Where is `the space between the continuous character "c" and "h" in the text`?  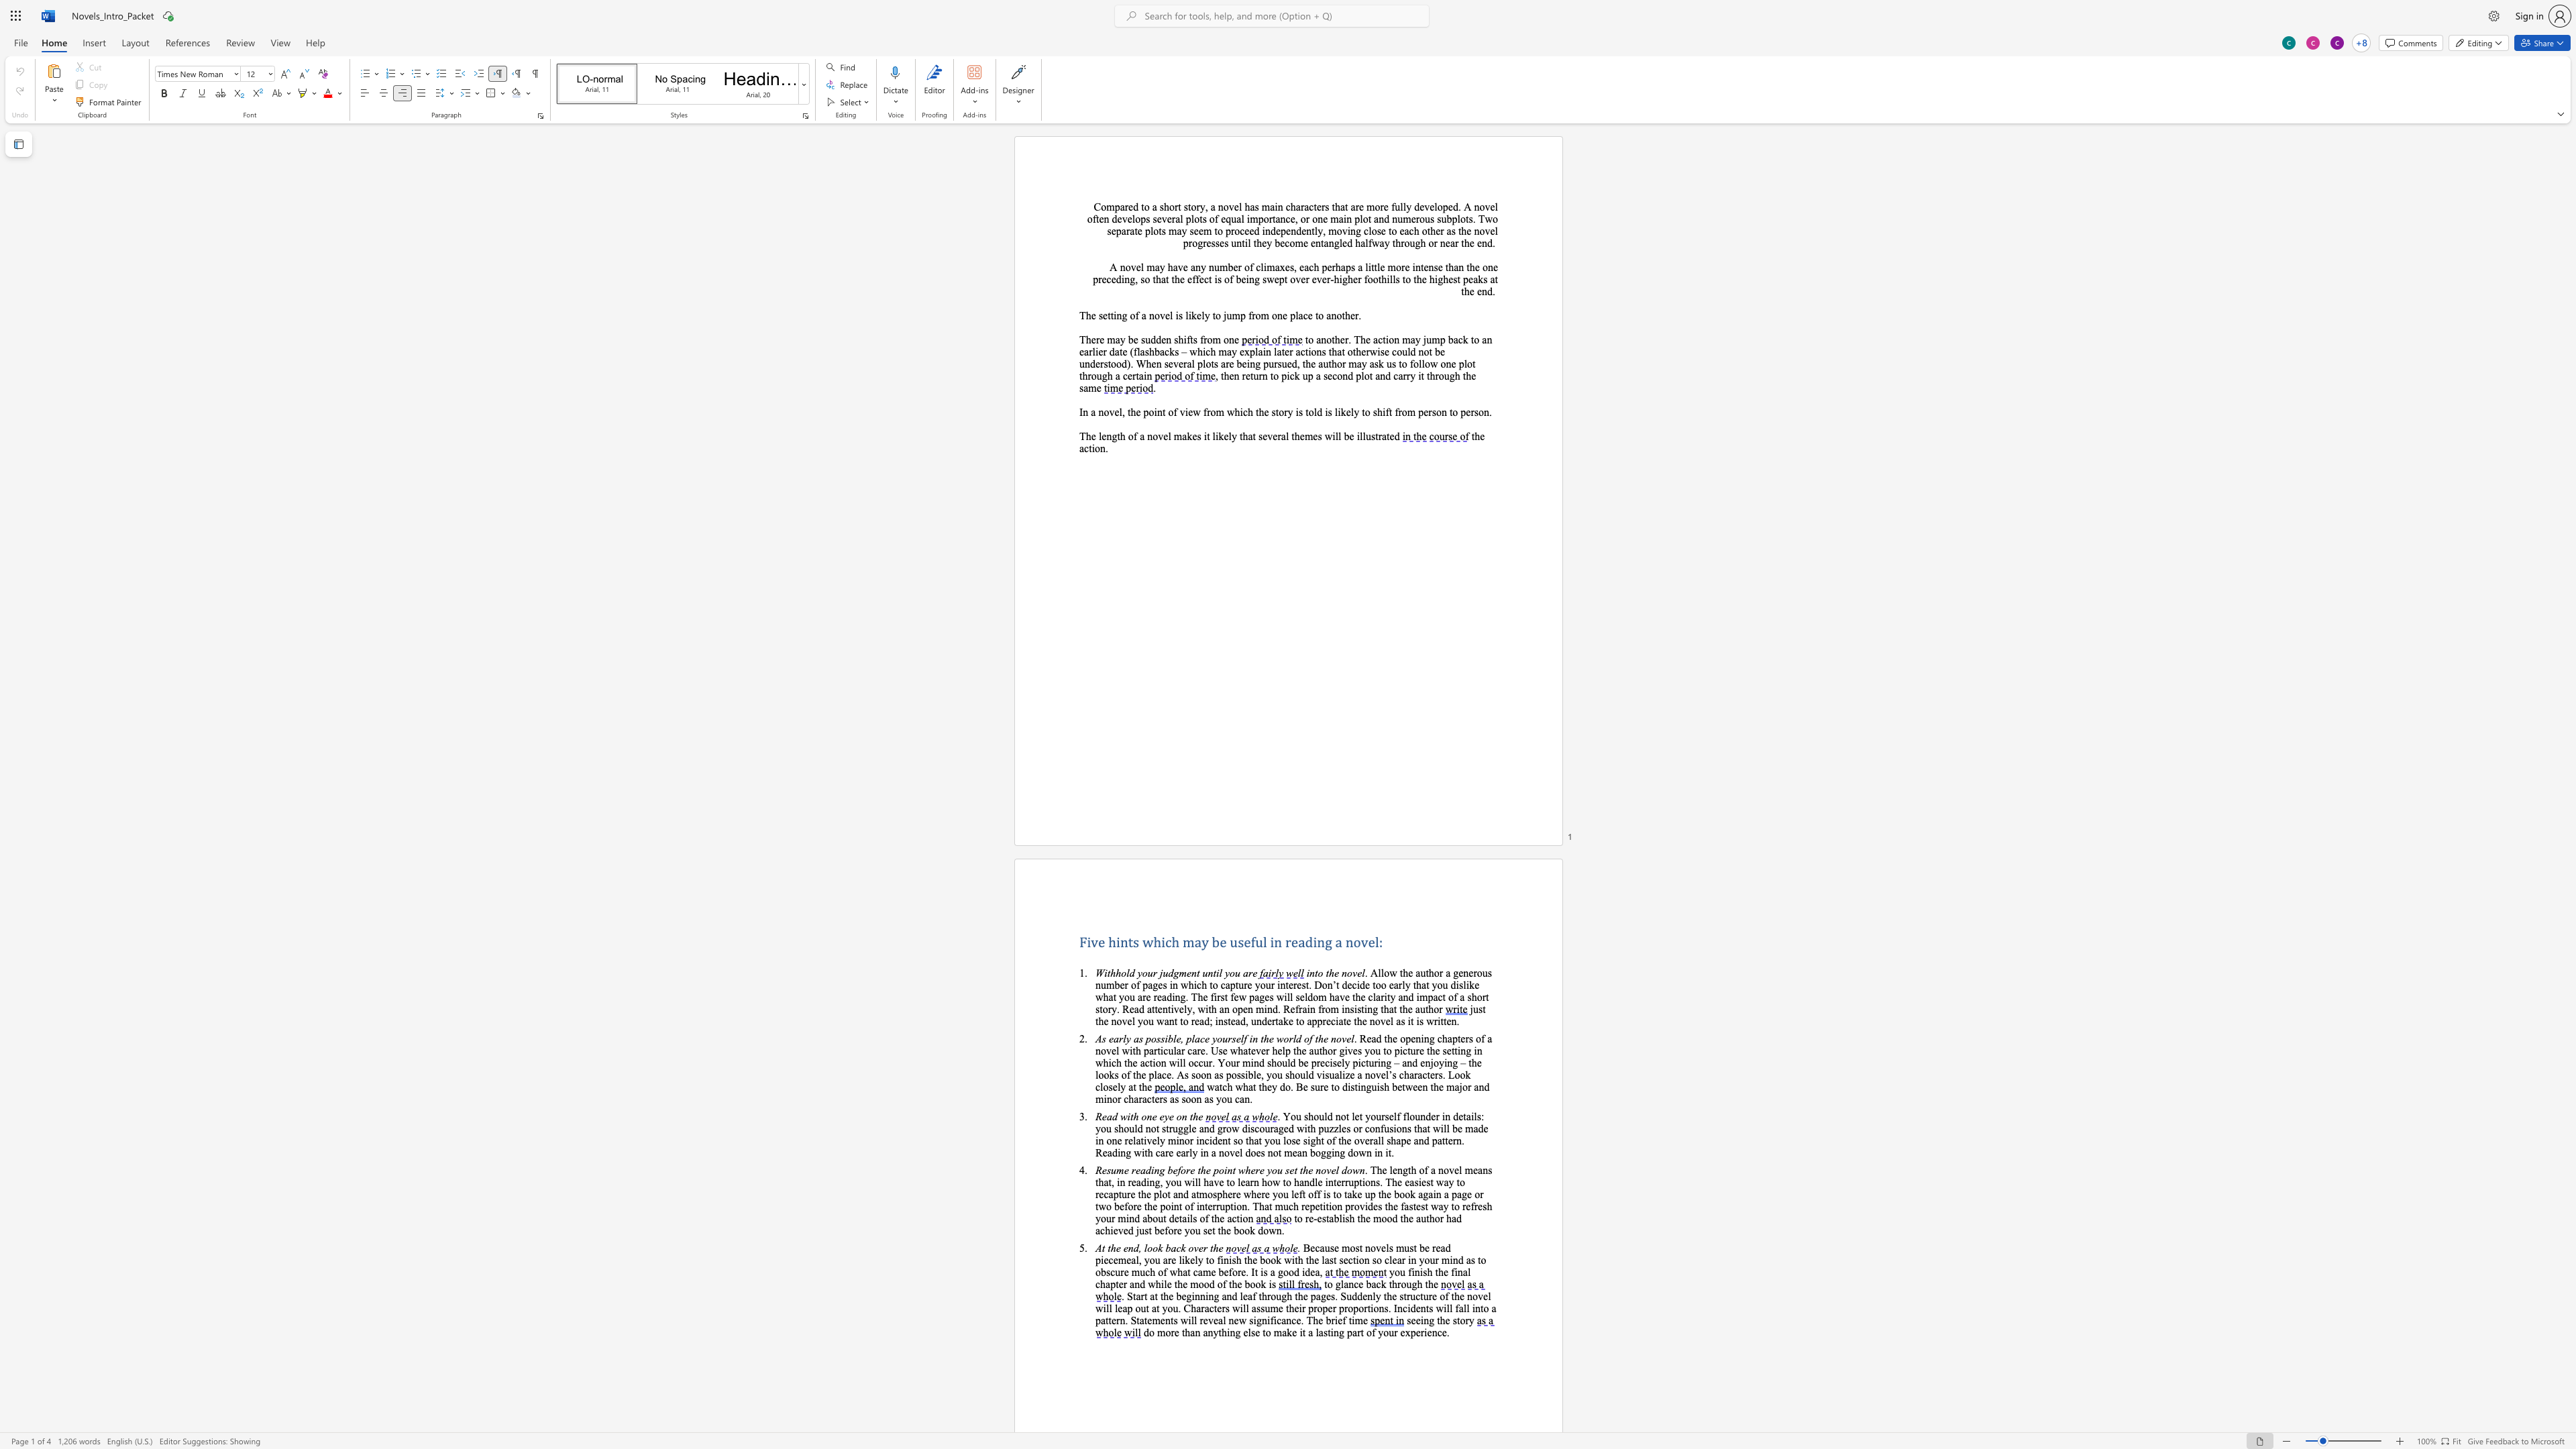 the space between the continuous character "c" and "h" in the text is located at coordinates (1313, 267).